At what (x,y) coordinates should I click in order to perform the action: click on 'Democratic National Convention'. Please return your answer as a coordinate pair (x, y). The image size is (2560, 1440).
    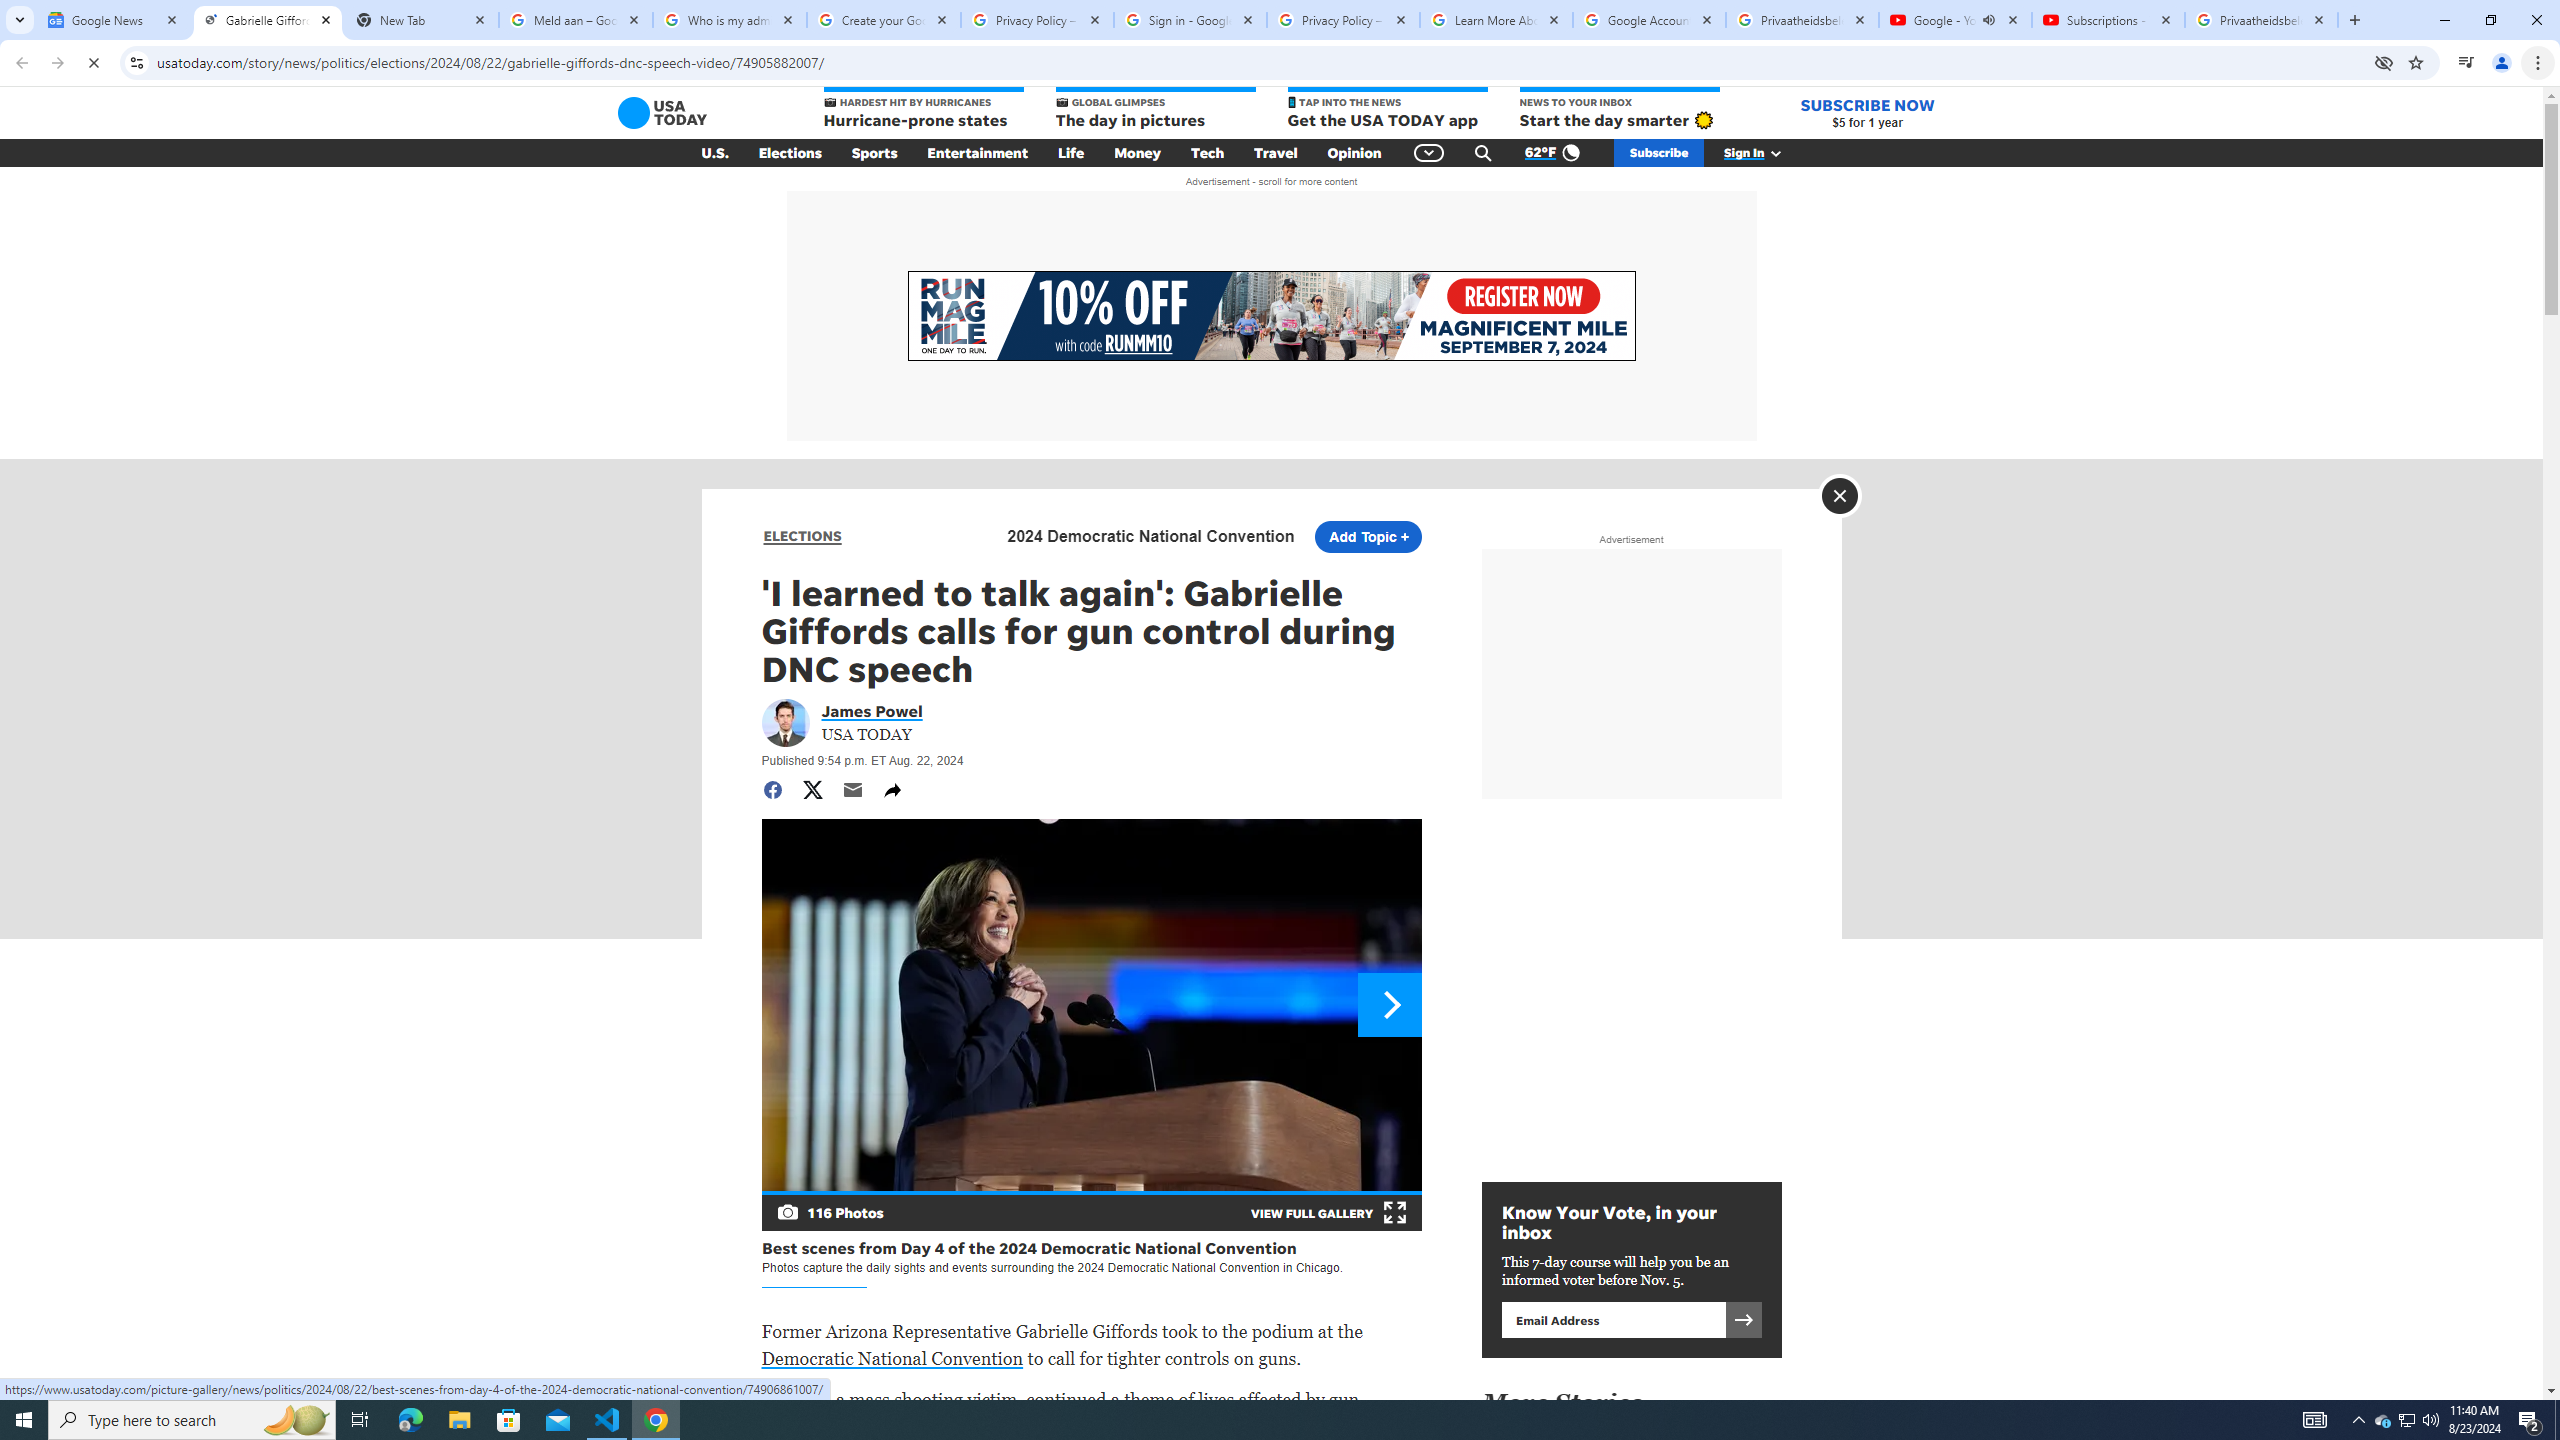
    Looking at the image, I should click on (892, 1357).